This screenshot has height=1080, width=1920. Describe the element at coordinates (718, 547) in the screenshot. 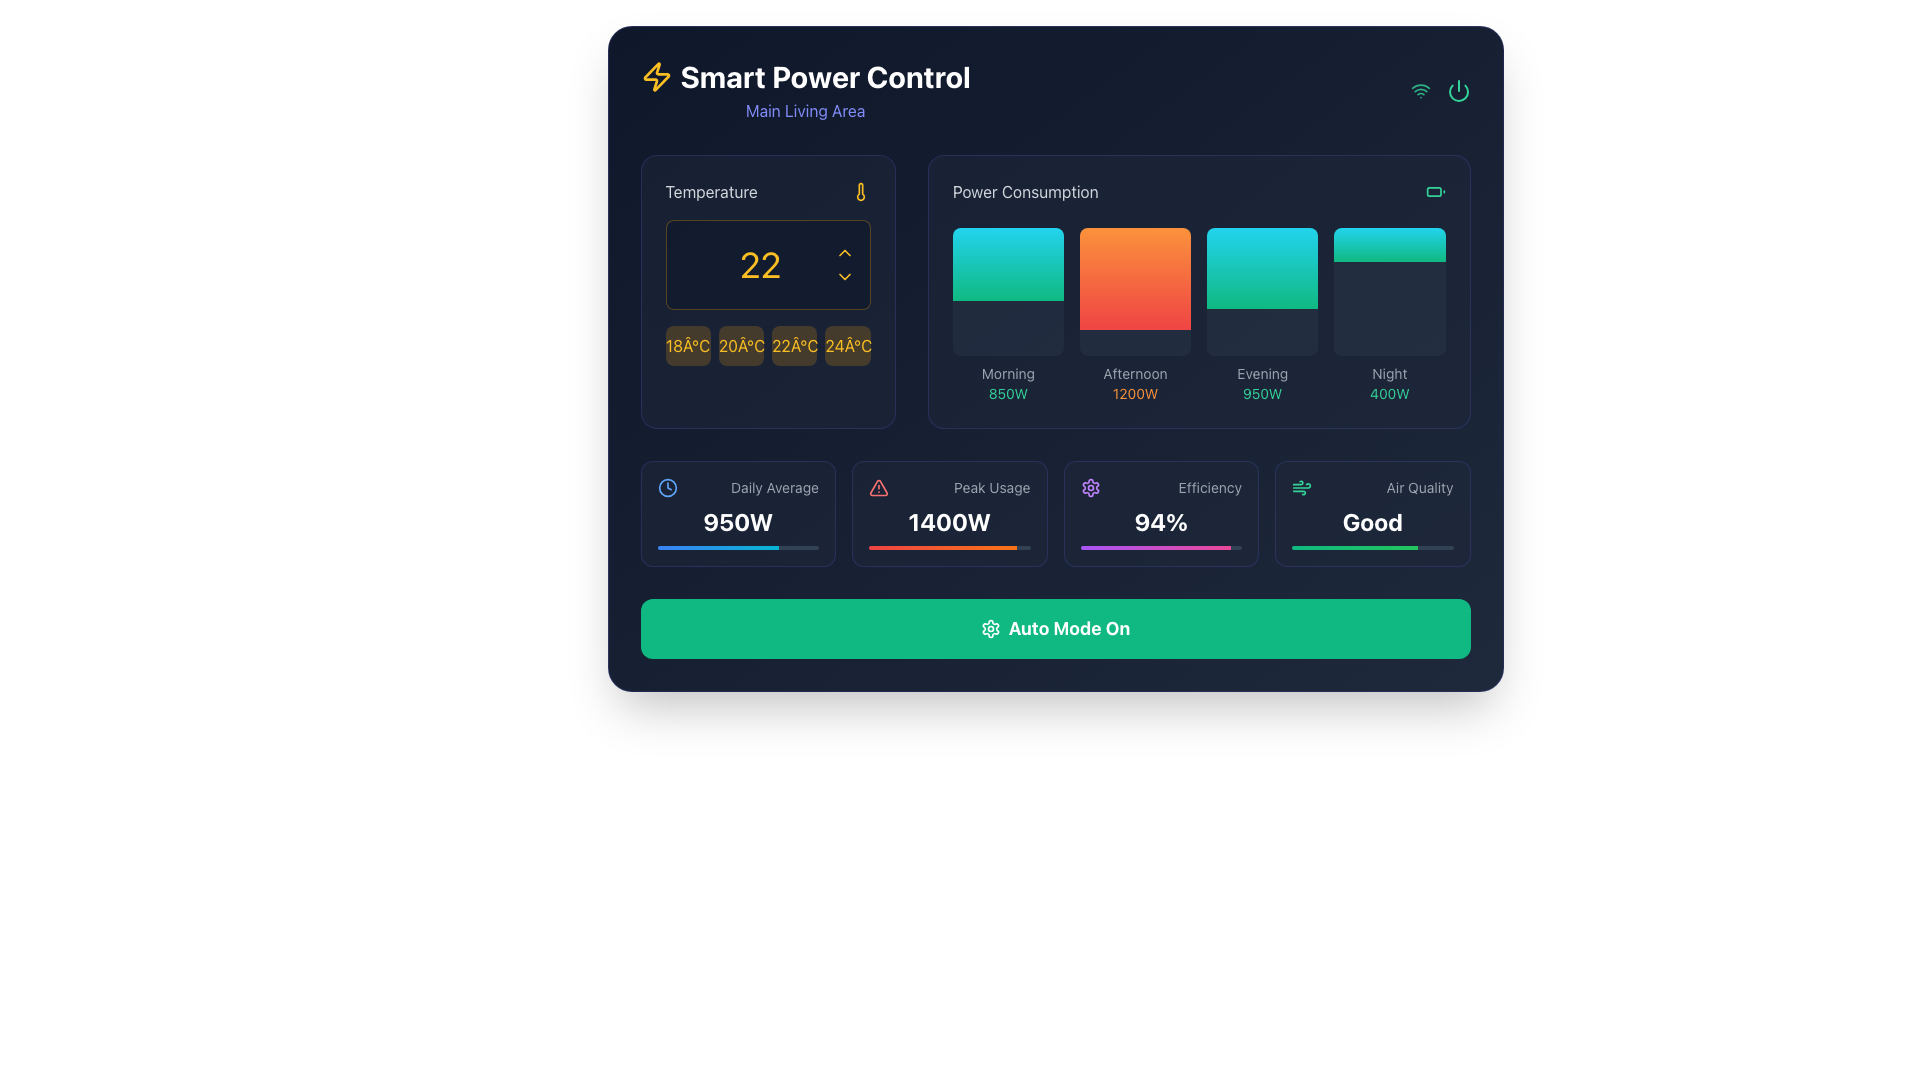

I see `the progress represented by the horizontal gradient-filled progress bar transitioning from blue to cyan, located below the 'Daily Average' section in the UI` at that location.